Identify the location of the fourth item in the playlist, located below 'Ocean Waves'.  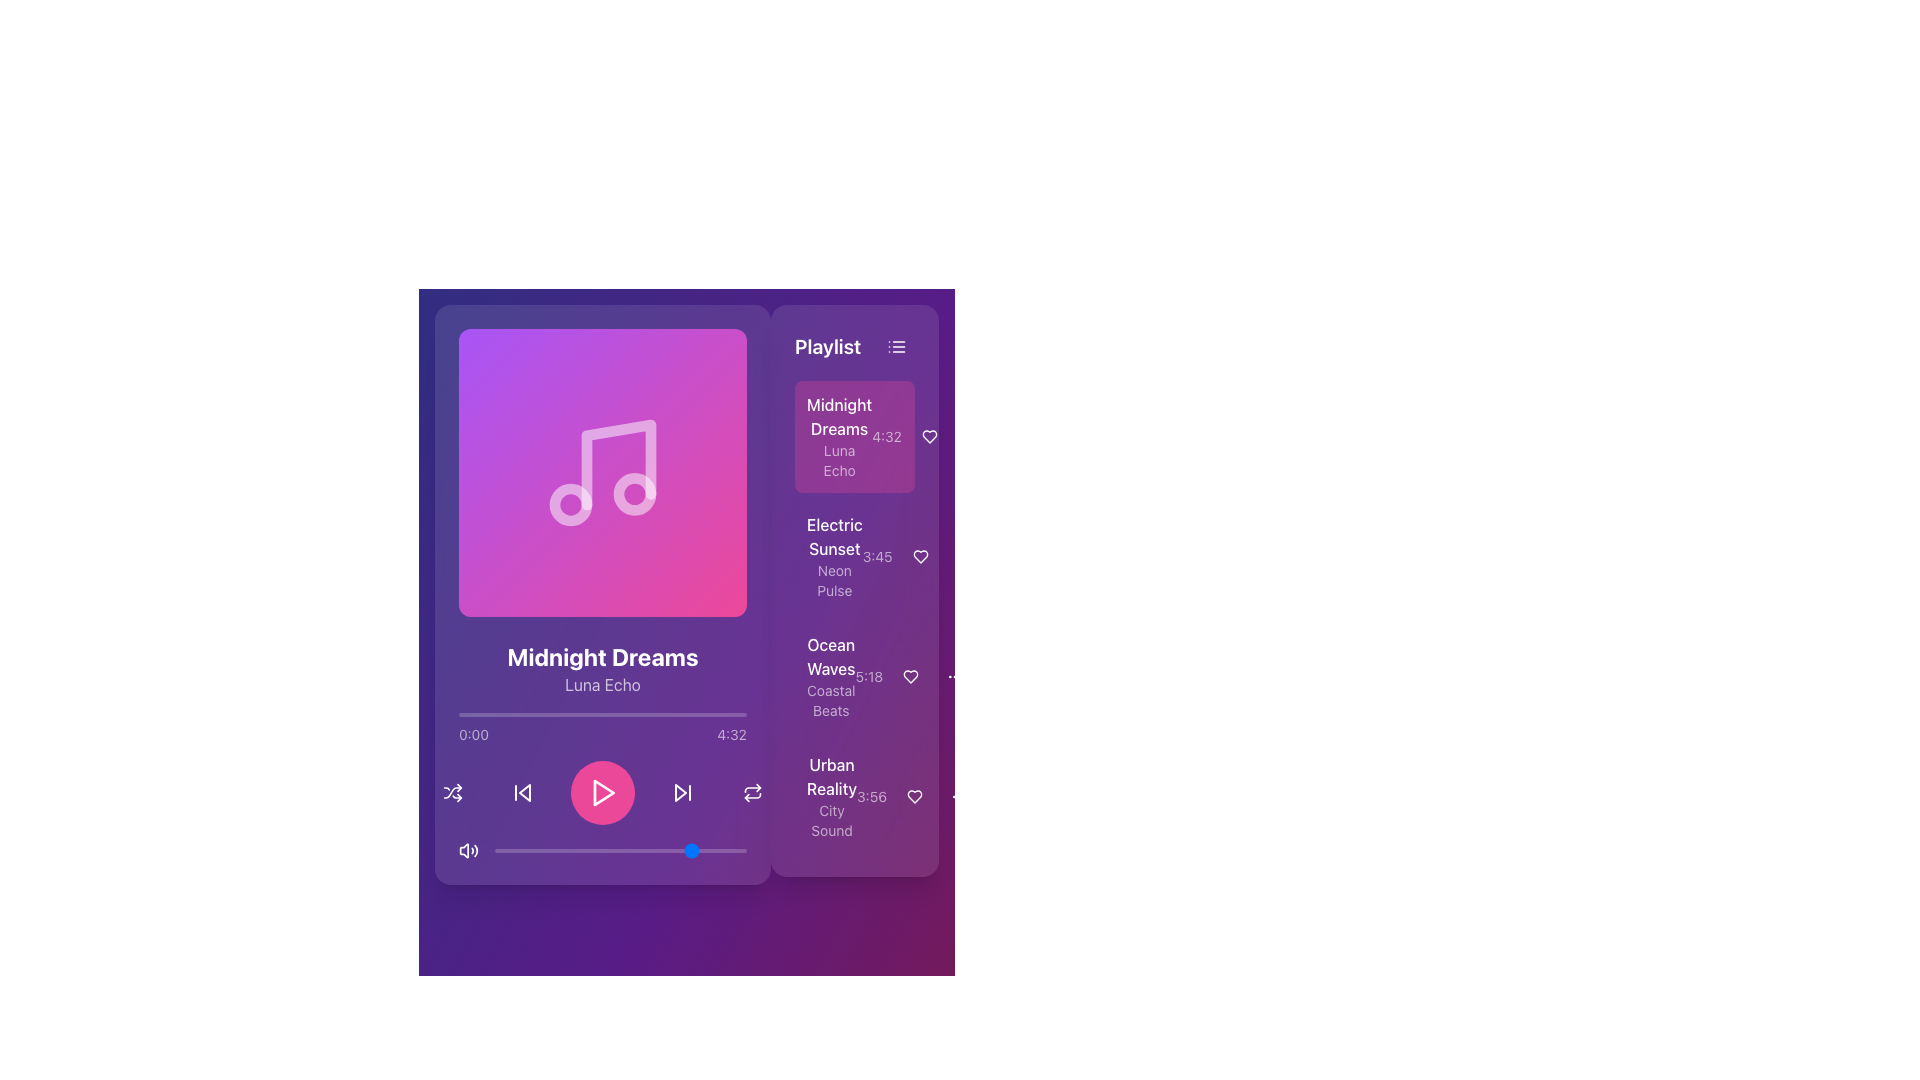
(854, 796).